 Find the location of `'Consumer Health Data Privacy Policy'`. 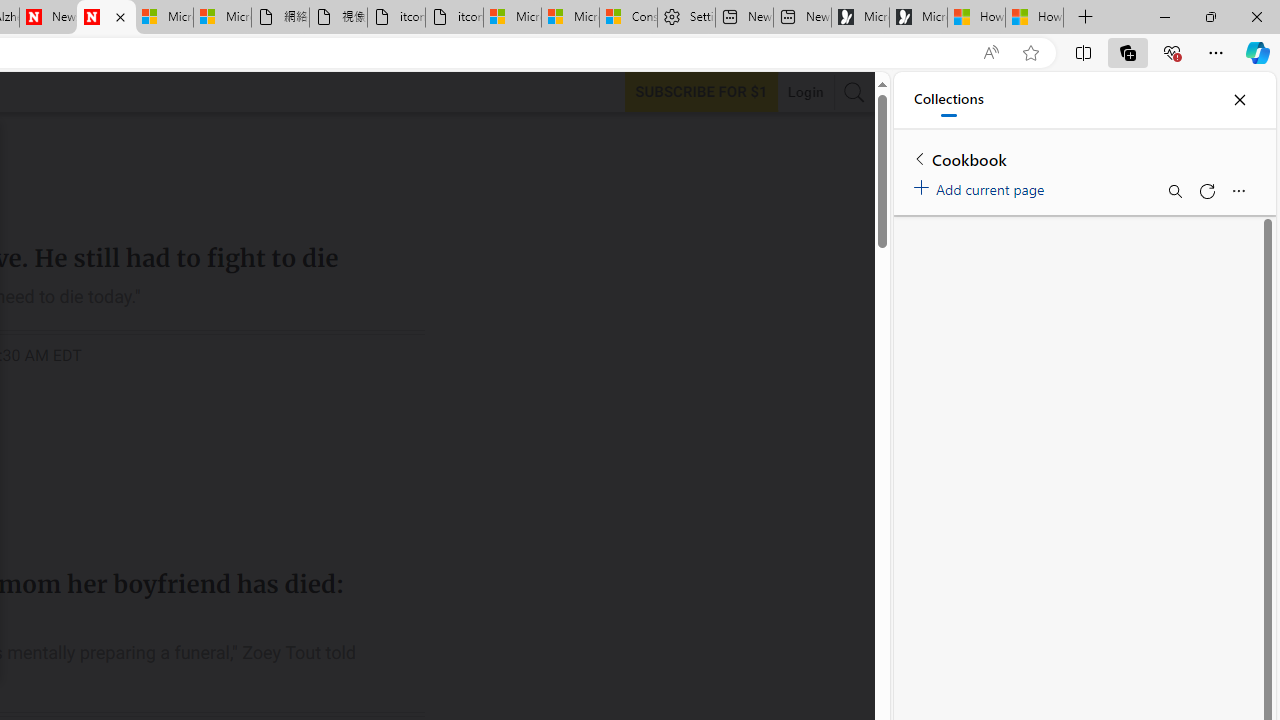

'Consumer Health Data Privacy Policy' is located at coordinates (627, 17).